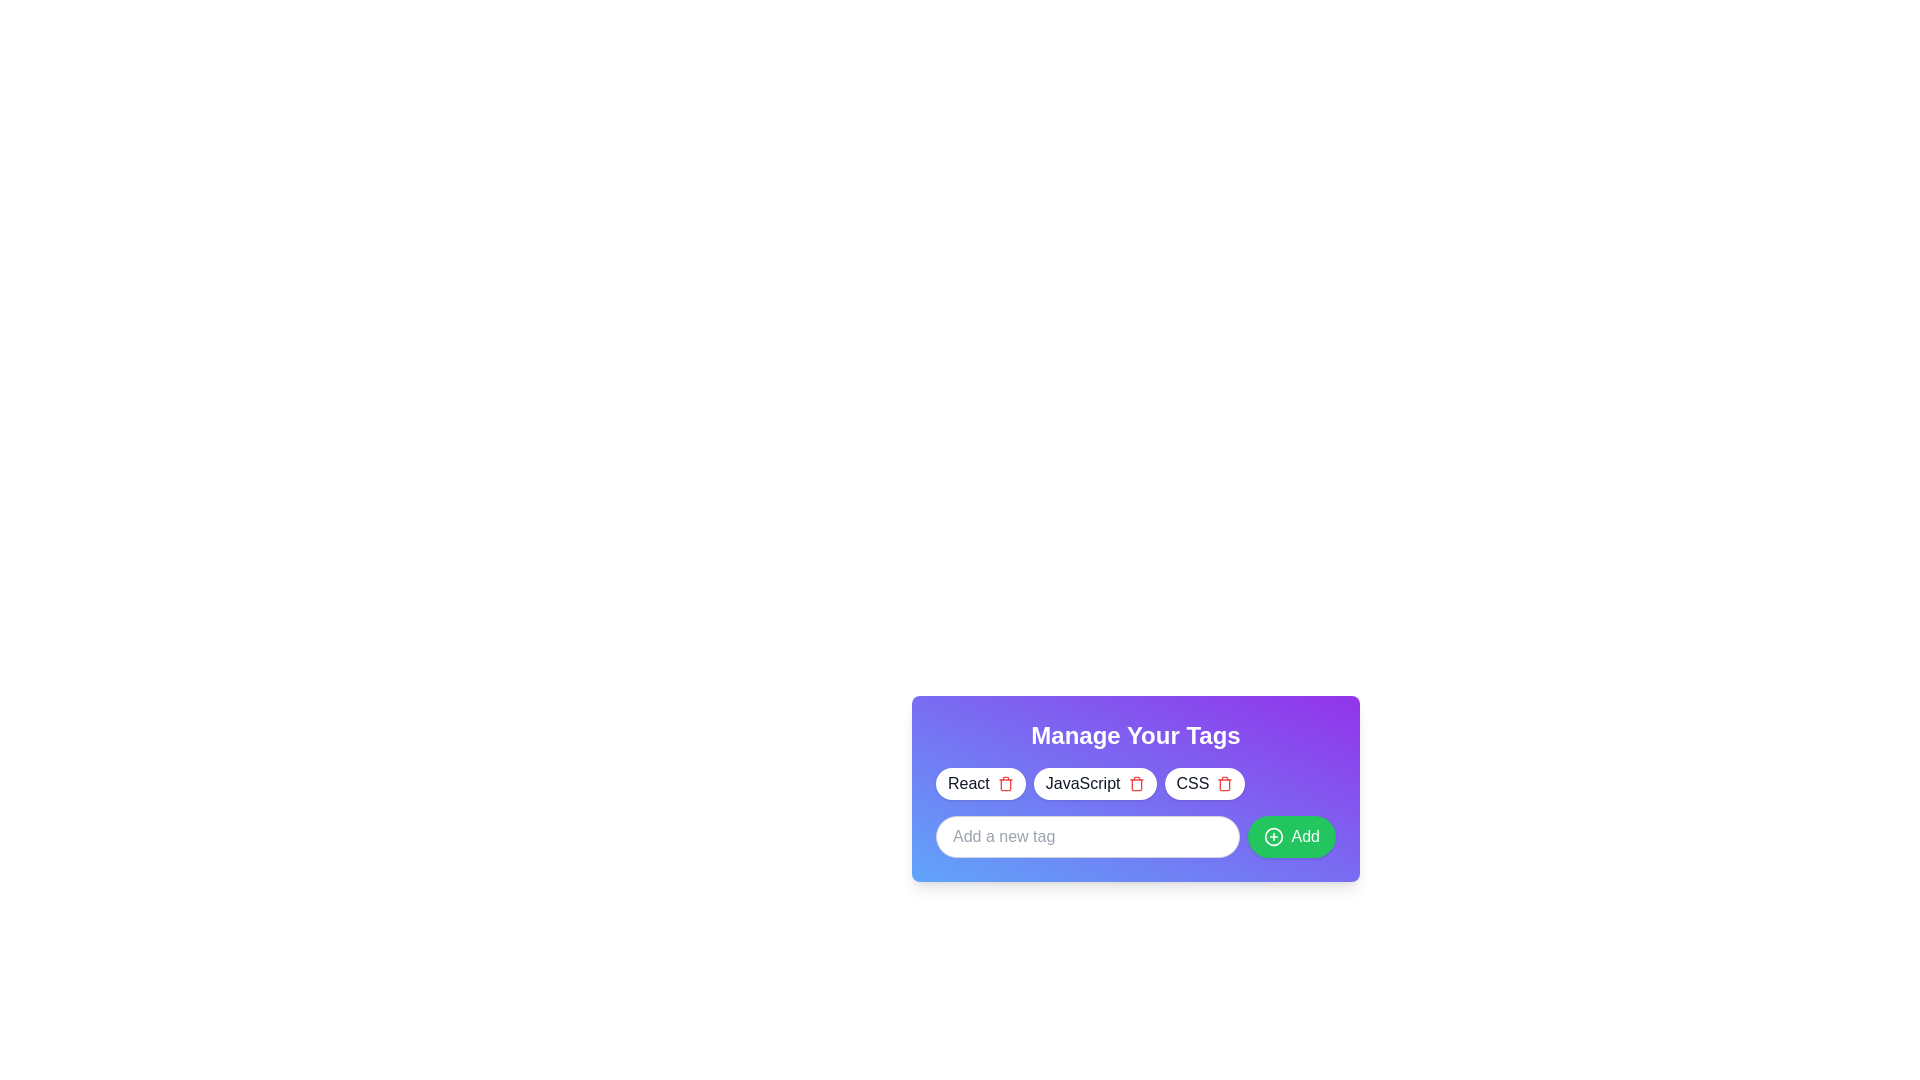 This screenshot has width=1920, height=1080. I want to click on the decorative SVG Circle element of the 'Add' button located in the bottom right of the 'Manage Your Tags' section, so click(1272, 837).